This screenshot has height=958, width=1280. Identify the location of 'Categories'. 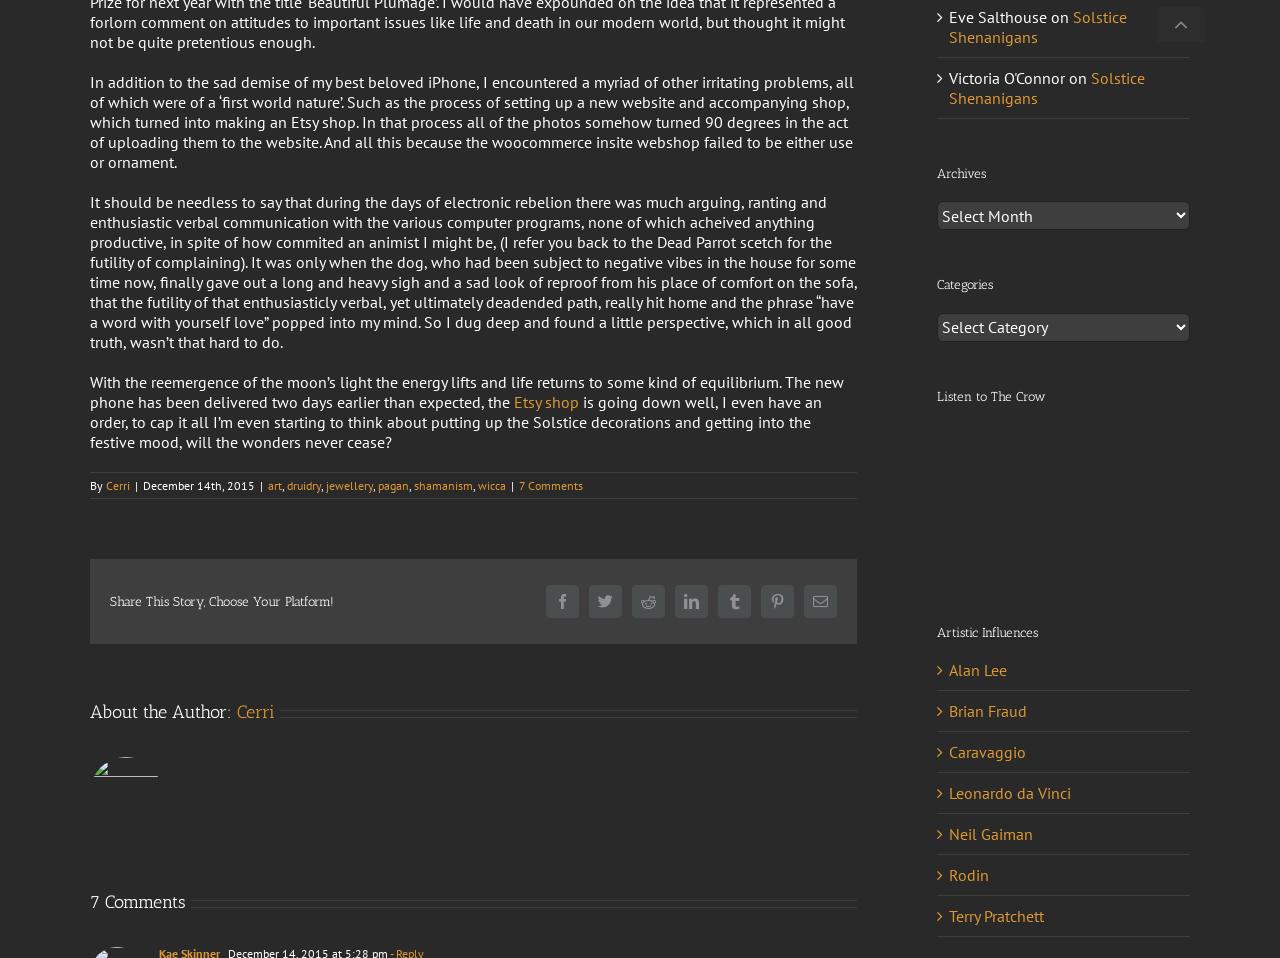
(935, 284).